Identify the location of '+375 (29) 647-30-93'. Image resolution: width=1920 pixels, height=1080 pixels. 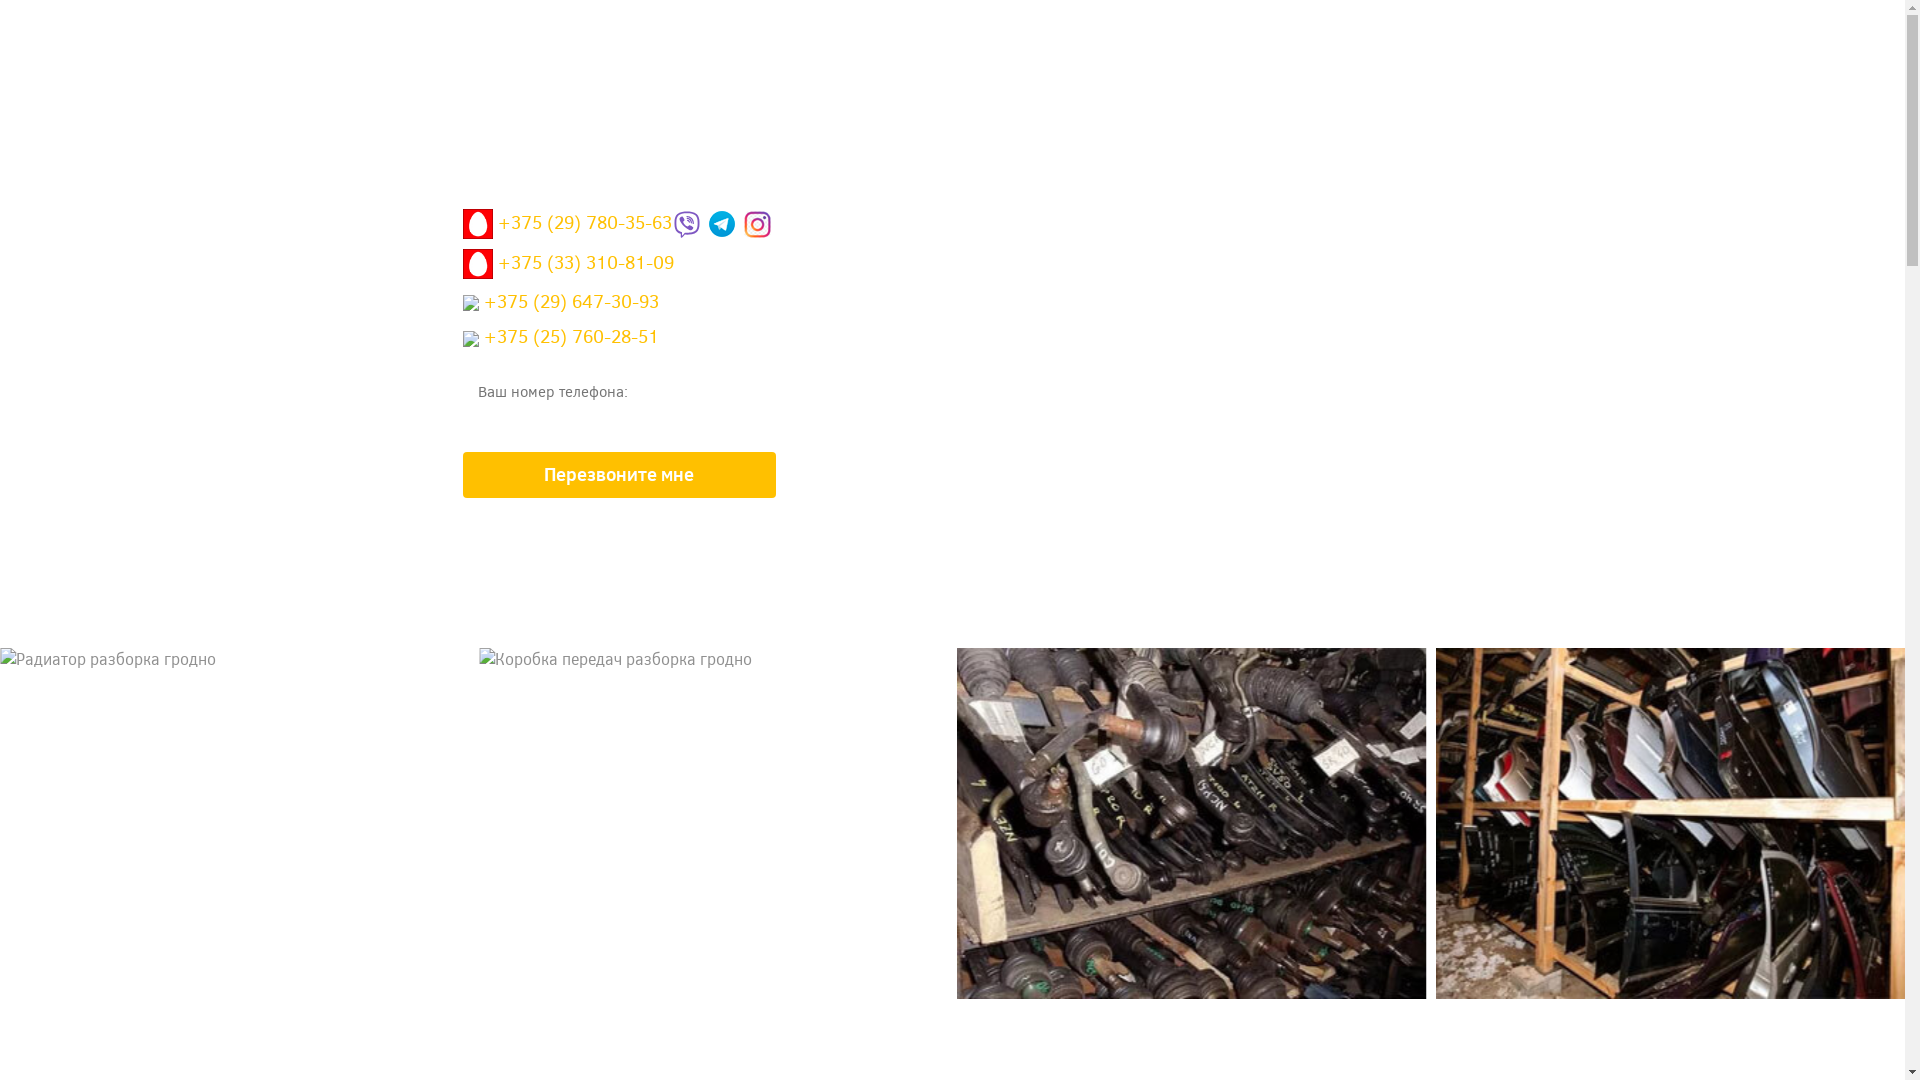
(560, 307).